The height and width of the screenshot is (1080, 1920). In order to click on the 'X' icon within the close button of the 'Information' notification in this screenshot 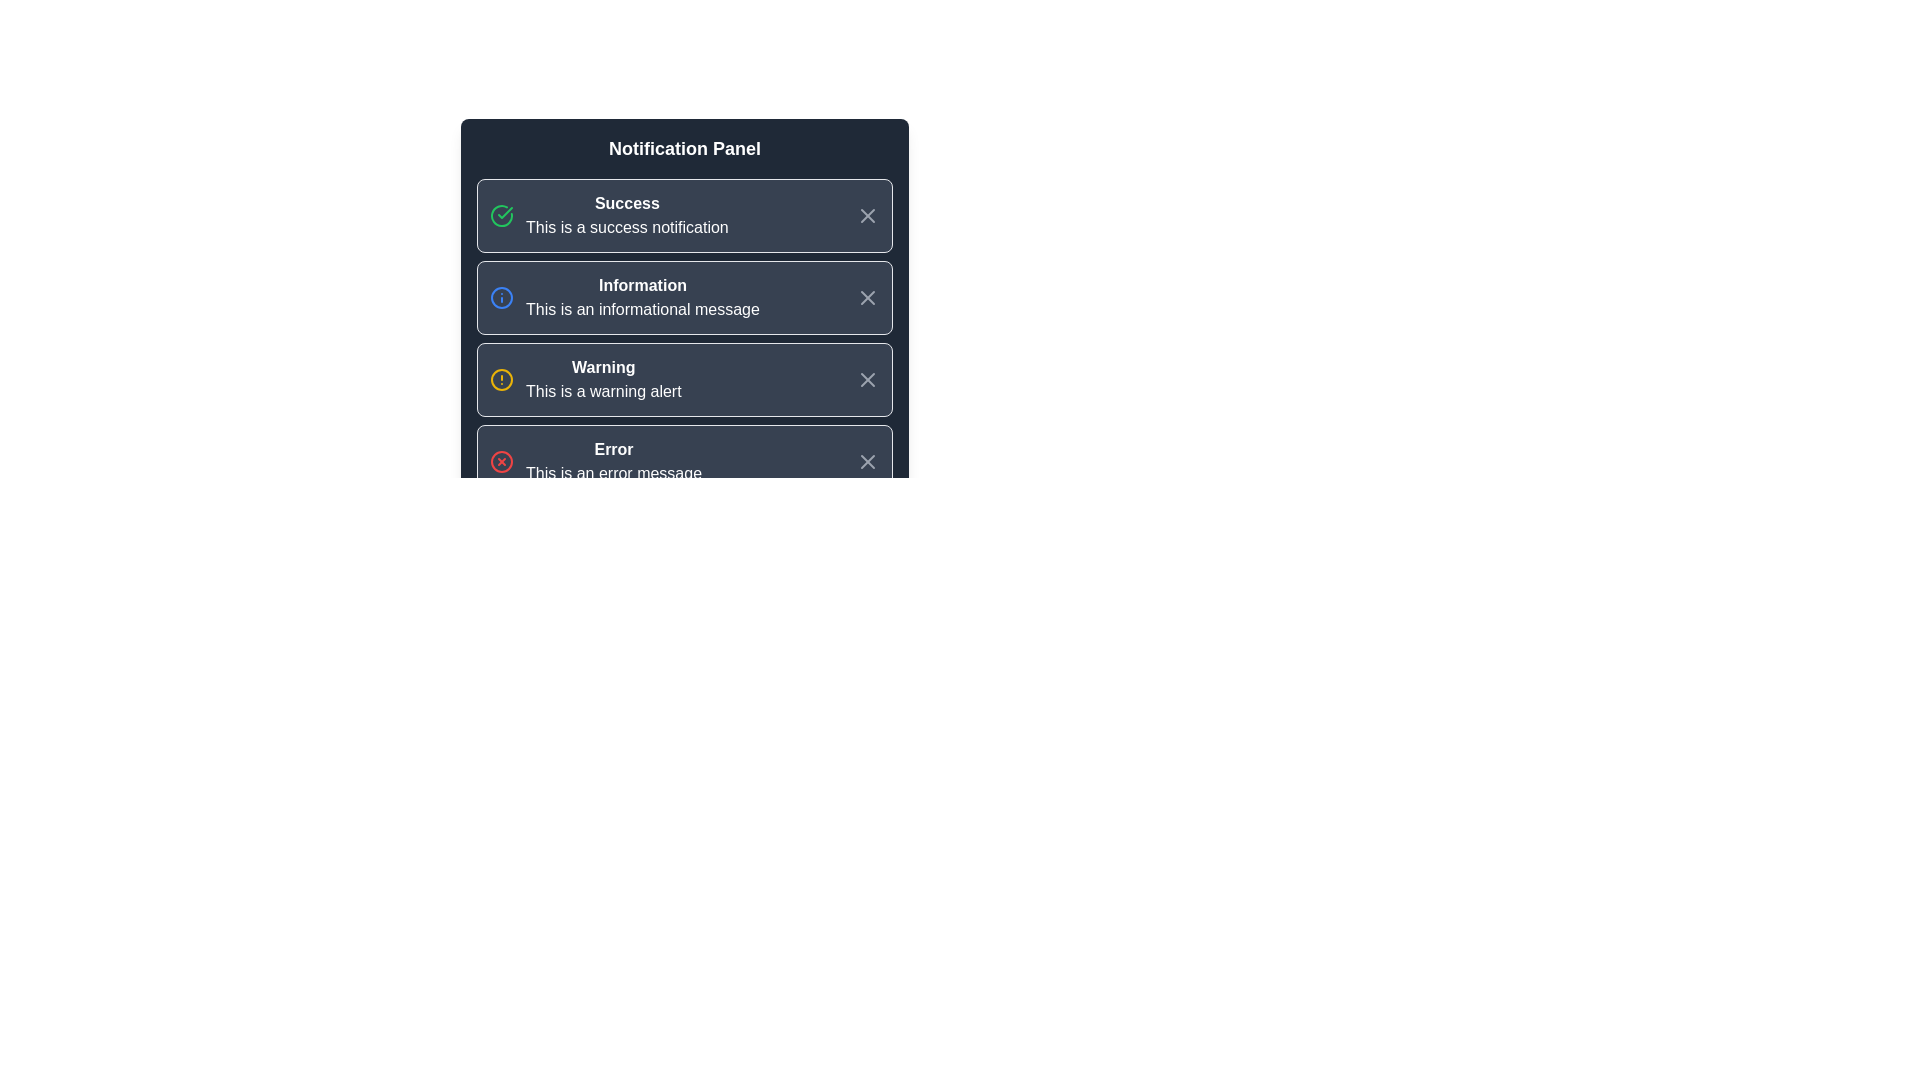, I will do `click(868, 297)`.